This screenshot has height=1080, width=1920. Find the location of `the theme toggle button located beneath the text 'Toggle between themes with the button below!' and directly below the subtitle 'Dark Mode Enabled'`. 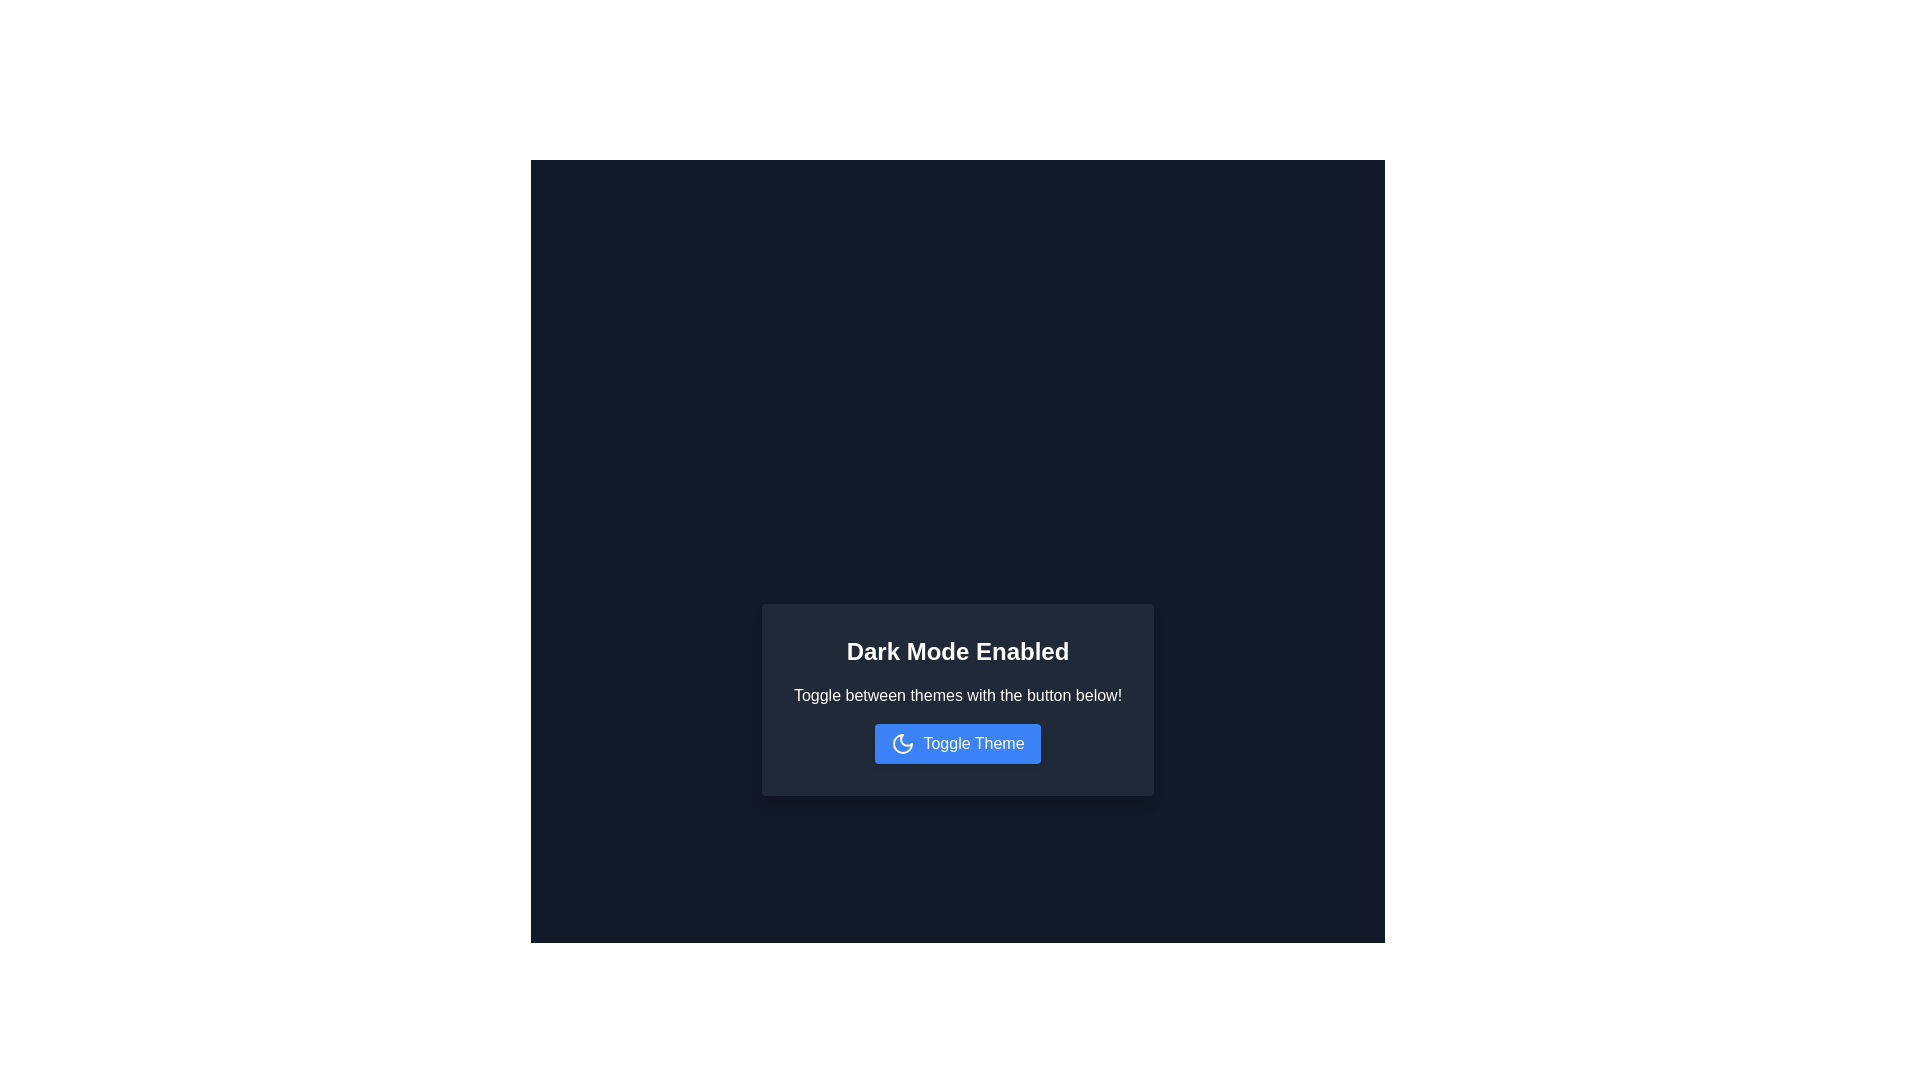

the theme toggle button located beneath the text 'Toggle between themes with the button below!' and directly below the subtitle 'Dark Mode Enabled' is located at coordinates (957, 744).